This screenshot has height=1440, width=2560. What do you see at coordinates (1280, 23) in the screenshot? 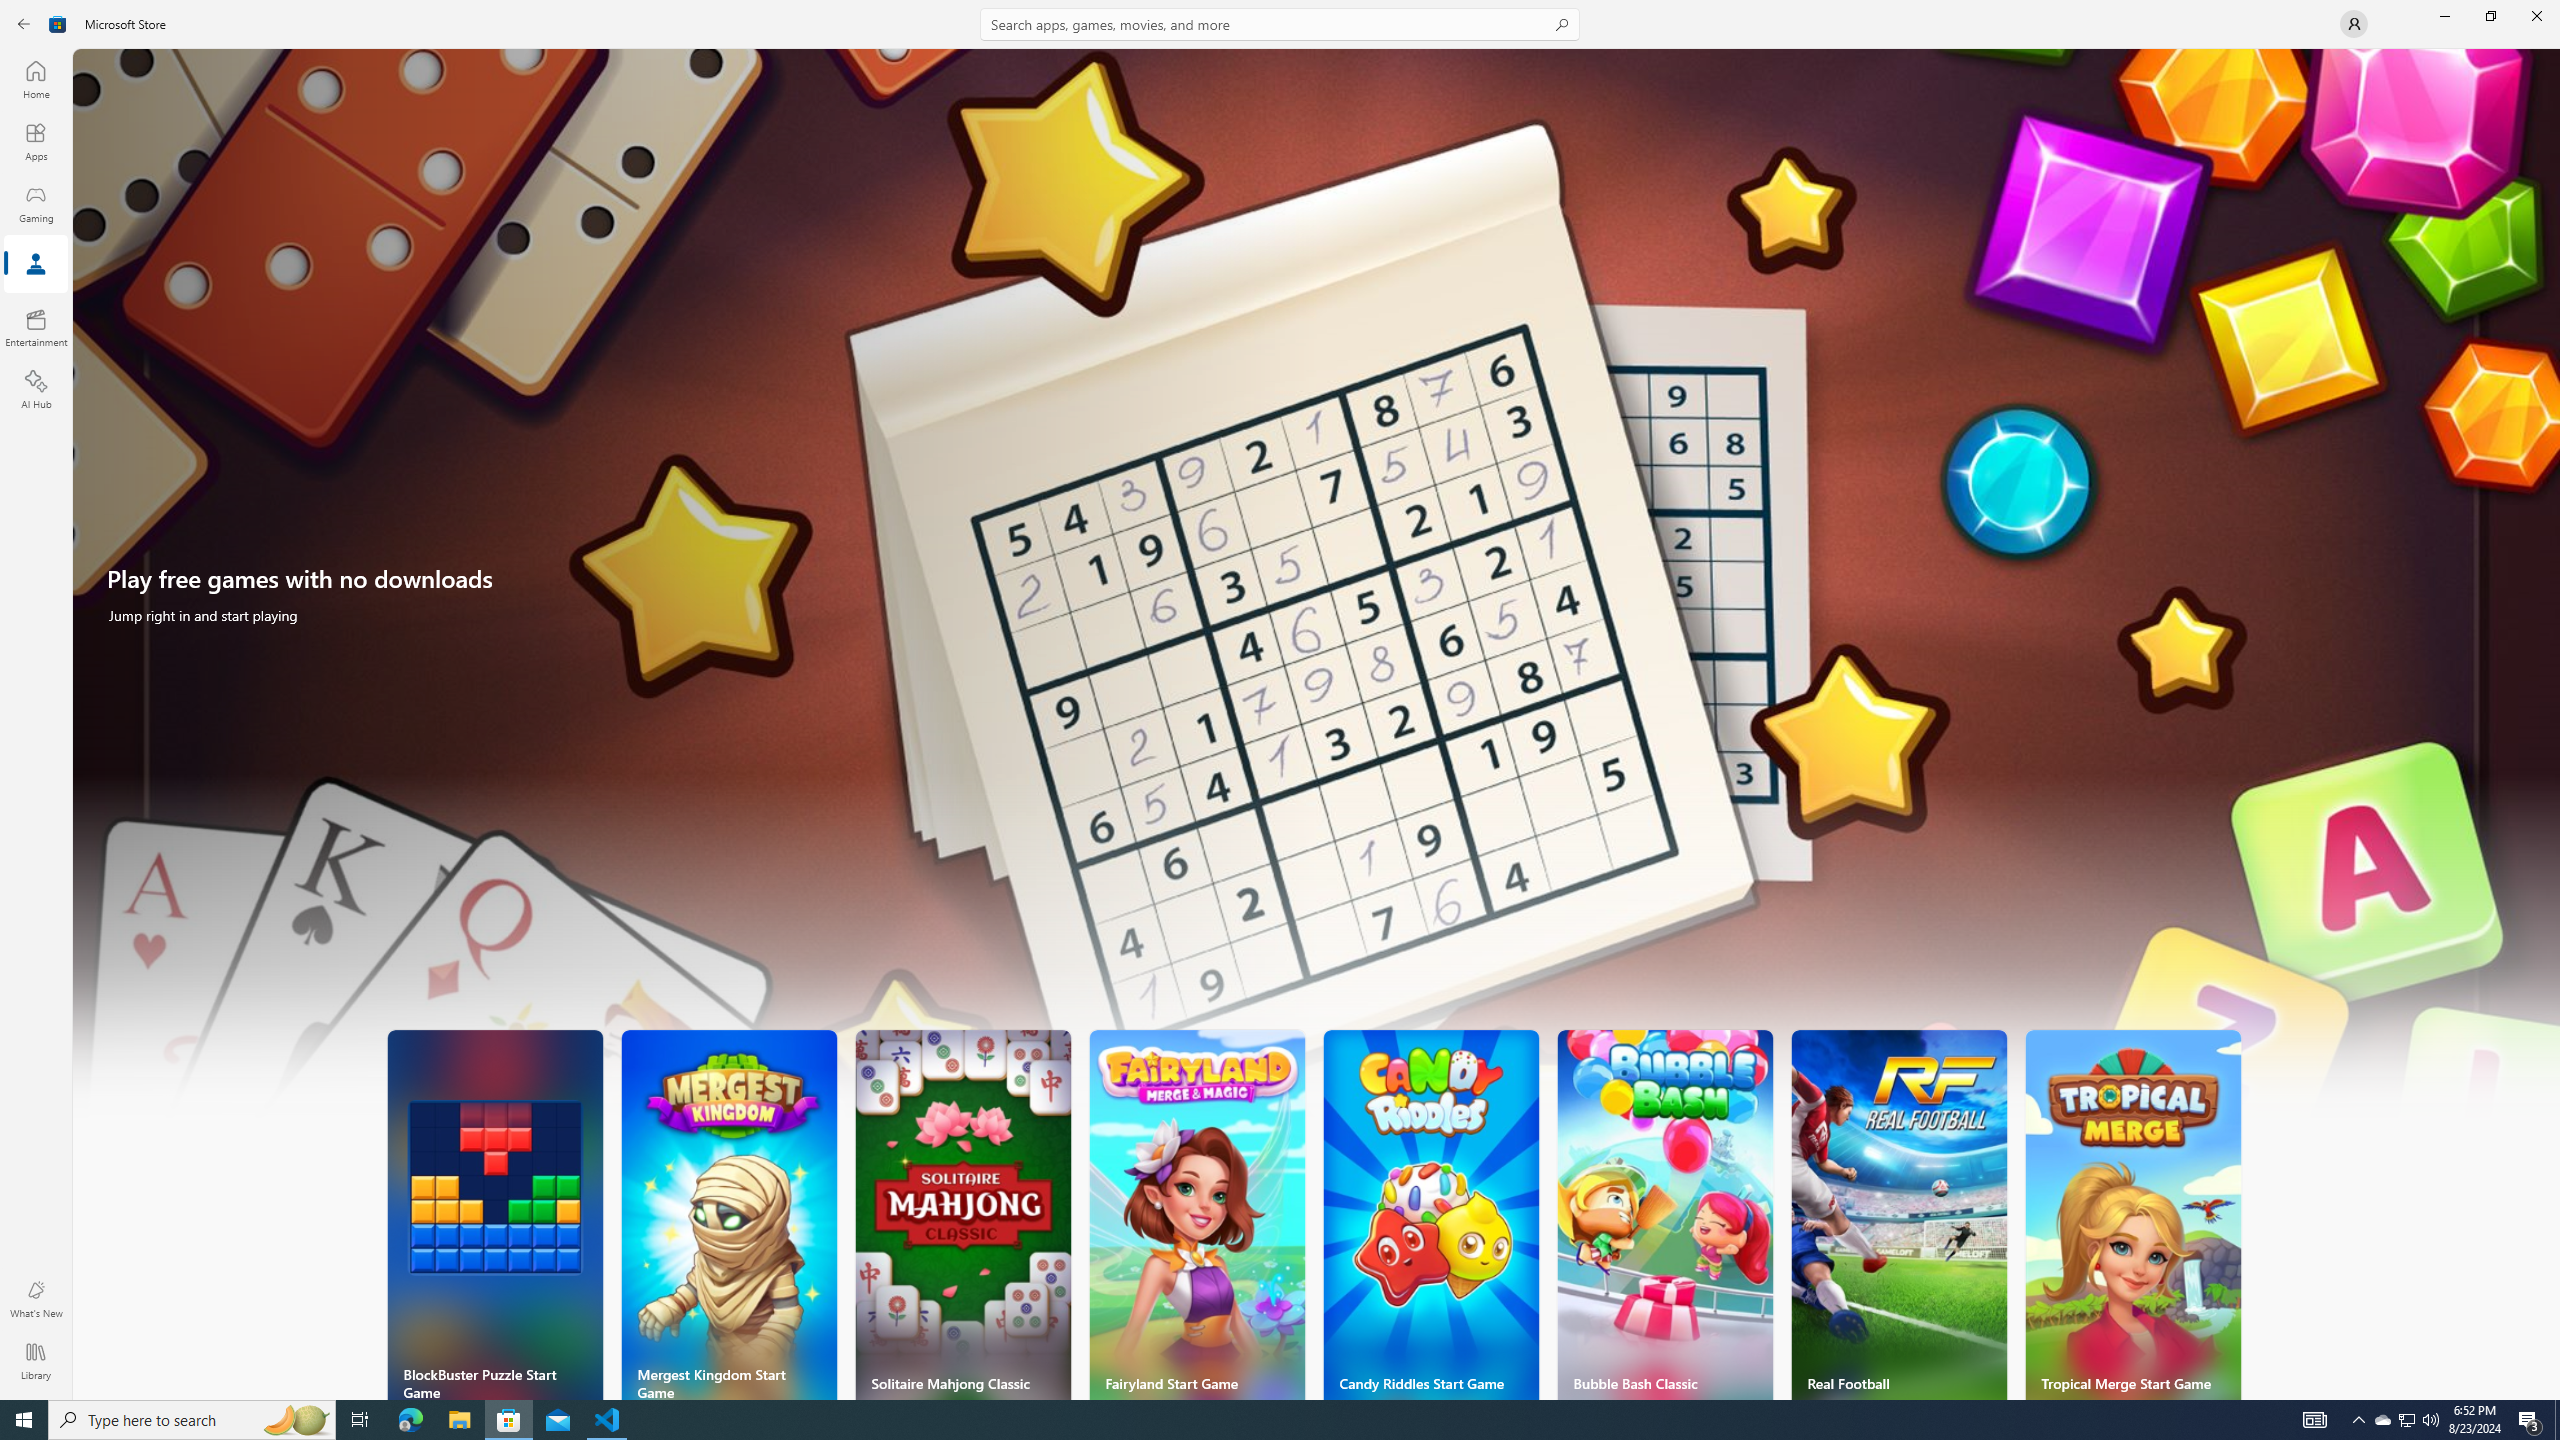
I see `'Search'` at bounding box center [1280, 23].